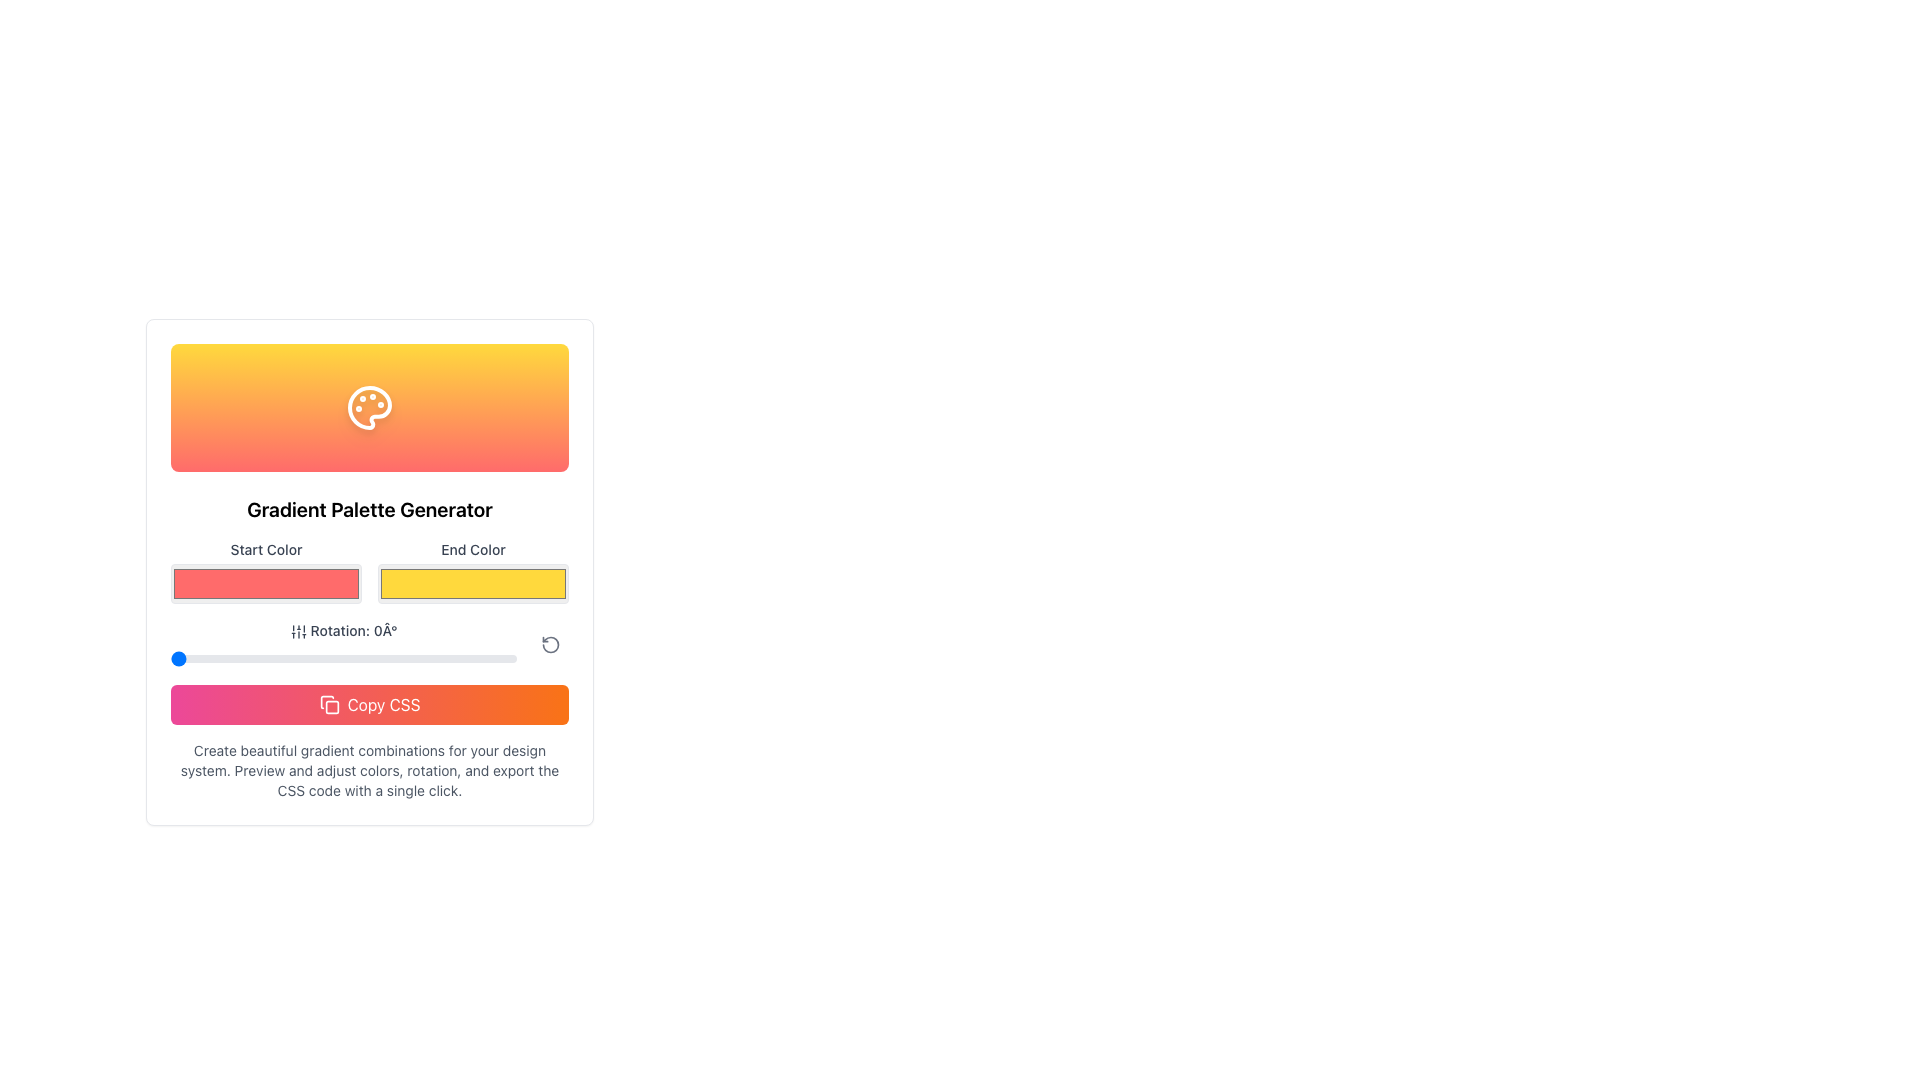 Image resolution: width=1920 pixels, height=1080 pixels. Describe the element at coordinates (441, 659) in the screenshot. I see `the rotation` at that location.